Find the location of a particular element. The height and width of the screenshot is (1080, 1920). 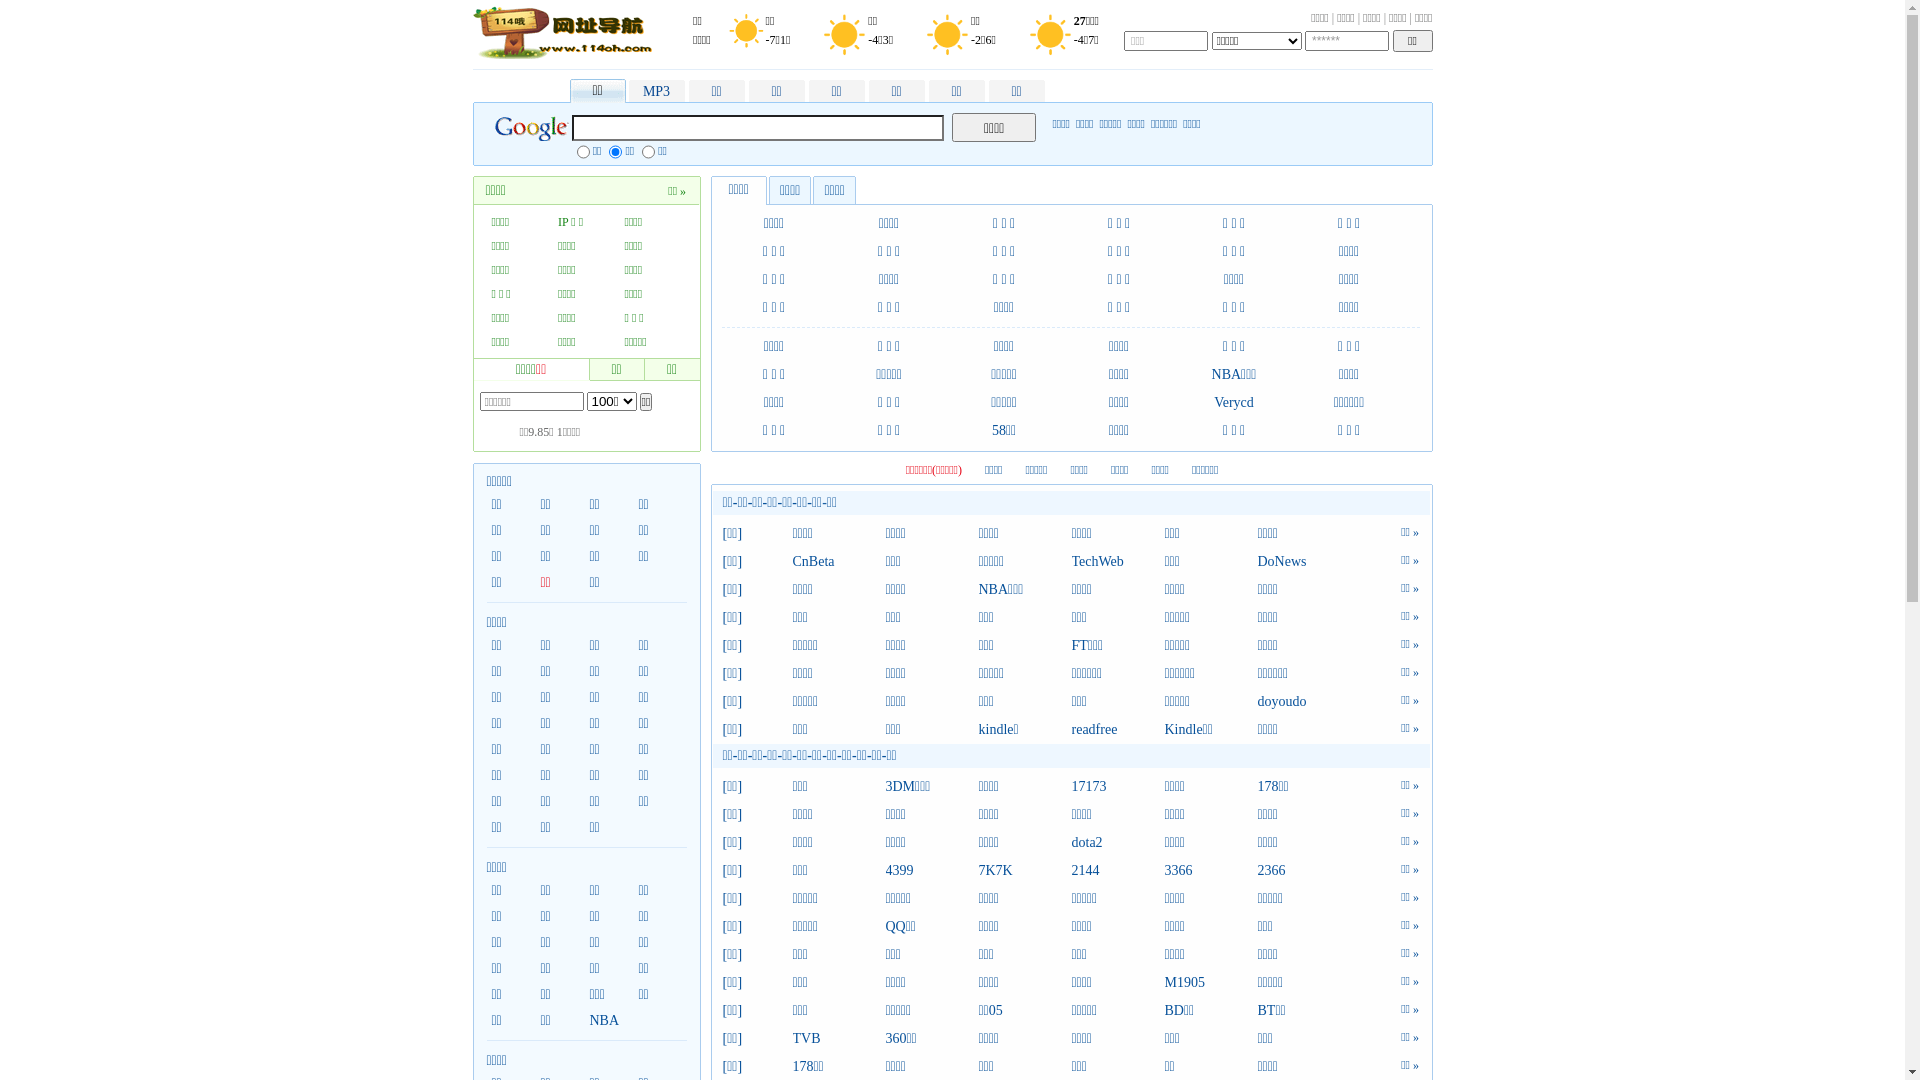

'on' is located at coordinates (648, 150).